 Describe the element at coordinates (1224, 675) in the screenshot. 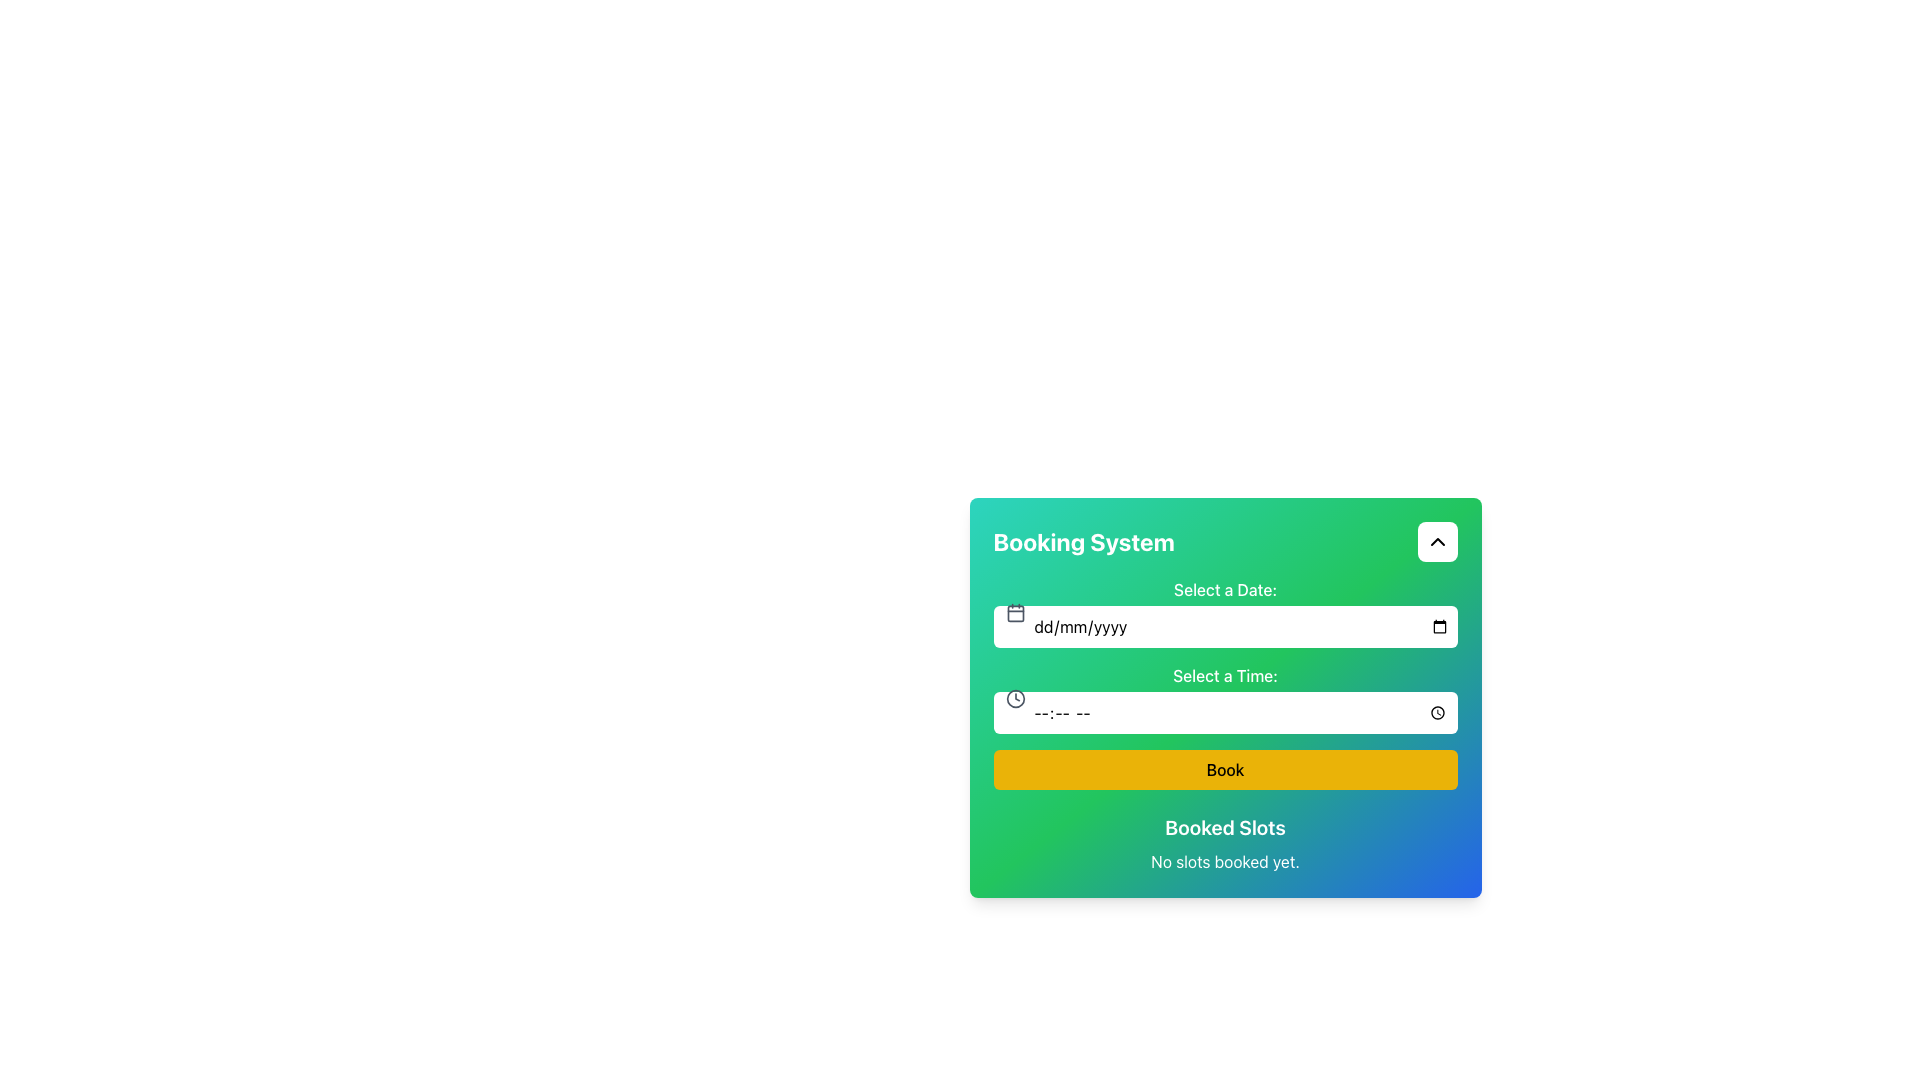

I see `the static text label displaying 'Select a Time:' which is located above the time input field in the booking system interface` at that location.